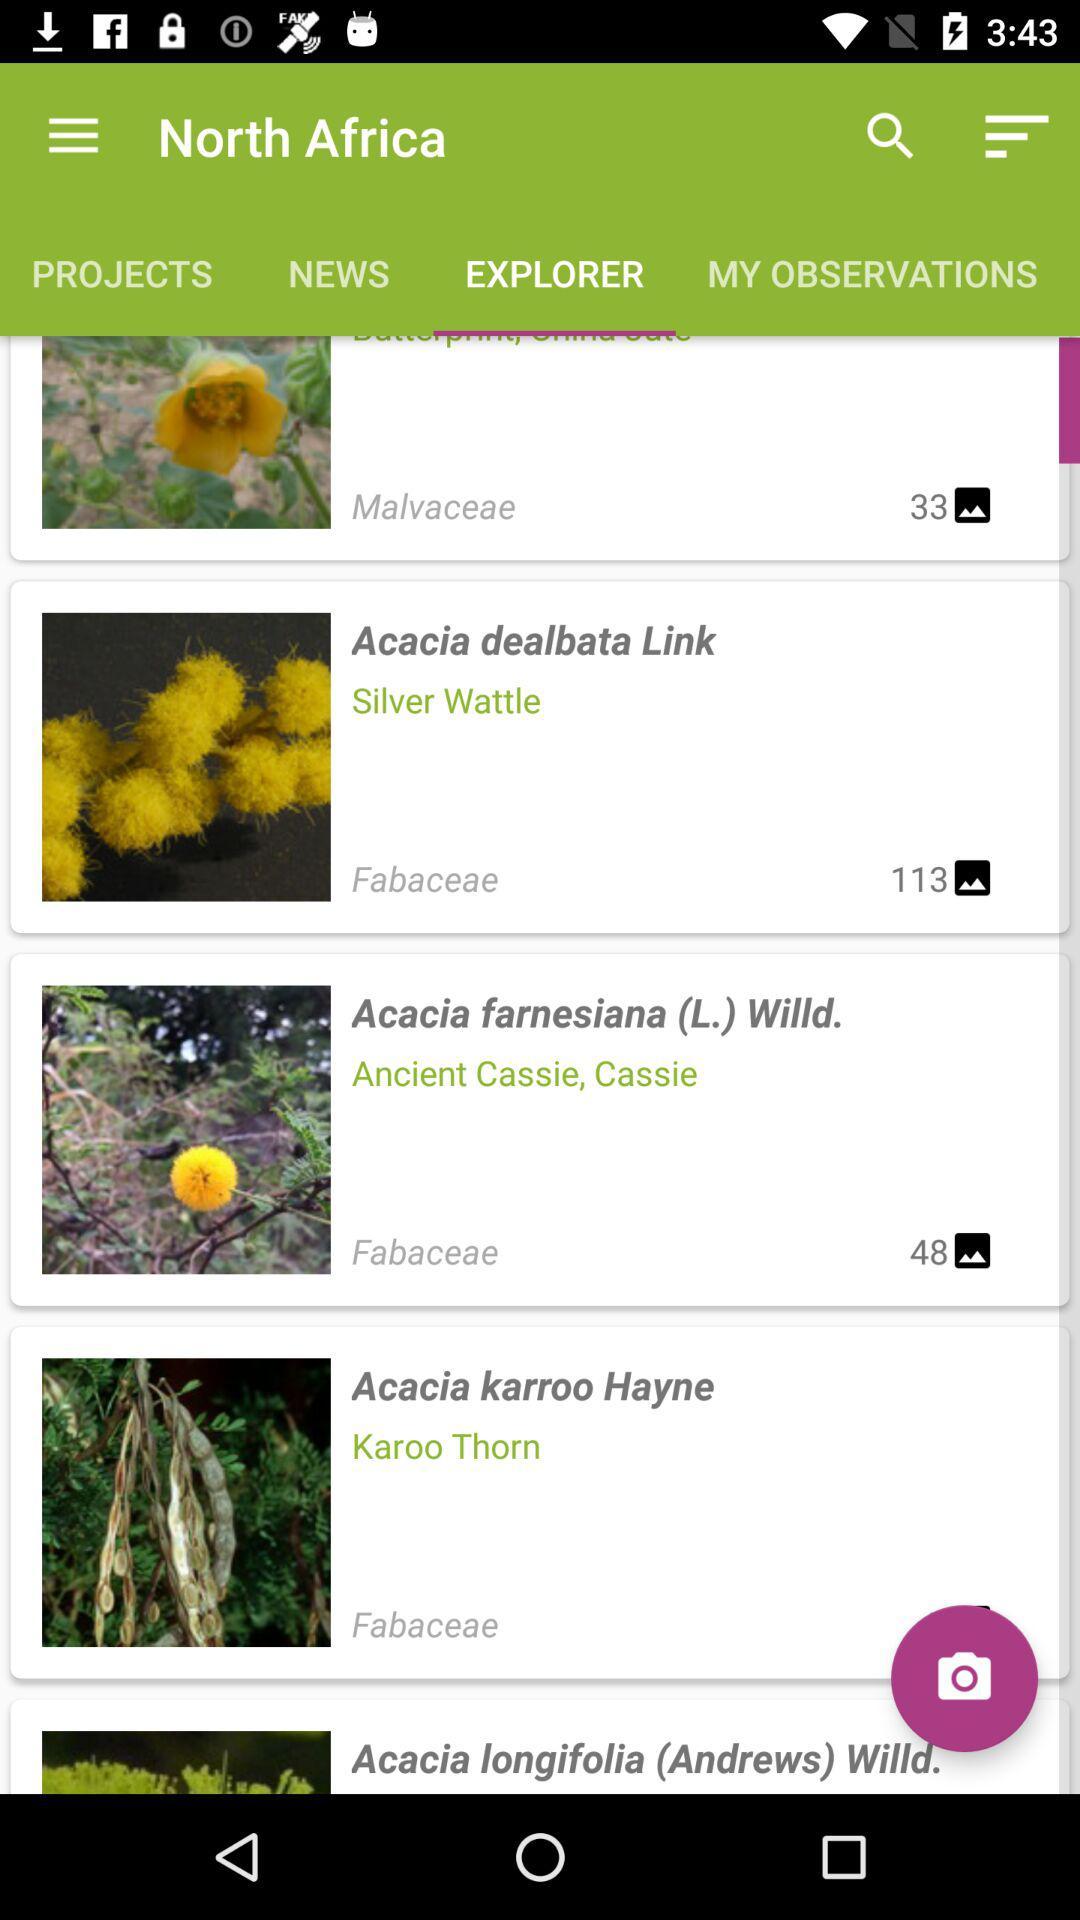 The width and height of the screenshot is (1080, 1920). Describe the element at coordinates (72, 135) in the screenshot. I see `item above the projects` at that location.